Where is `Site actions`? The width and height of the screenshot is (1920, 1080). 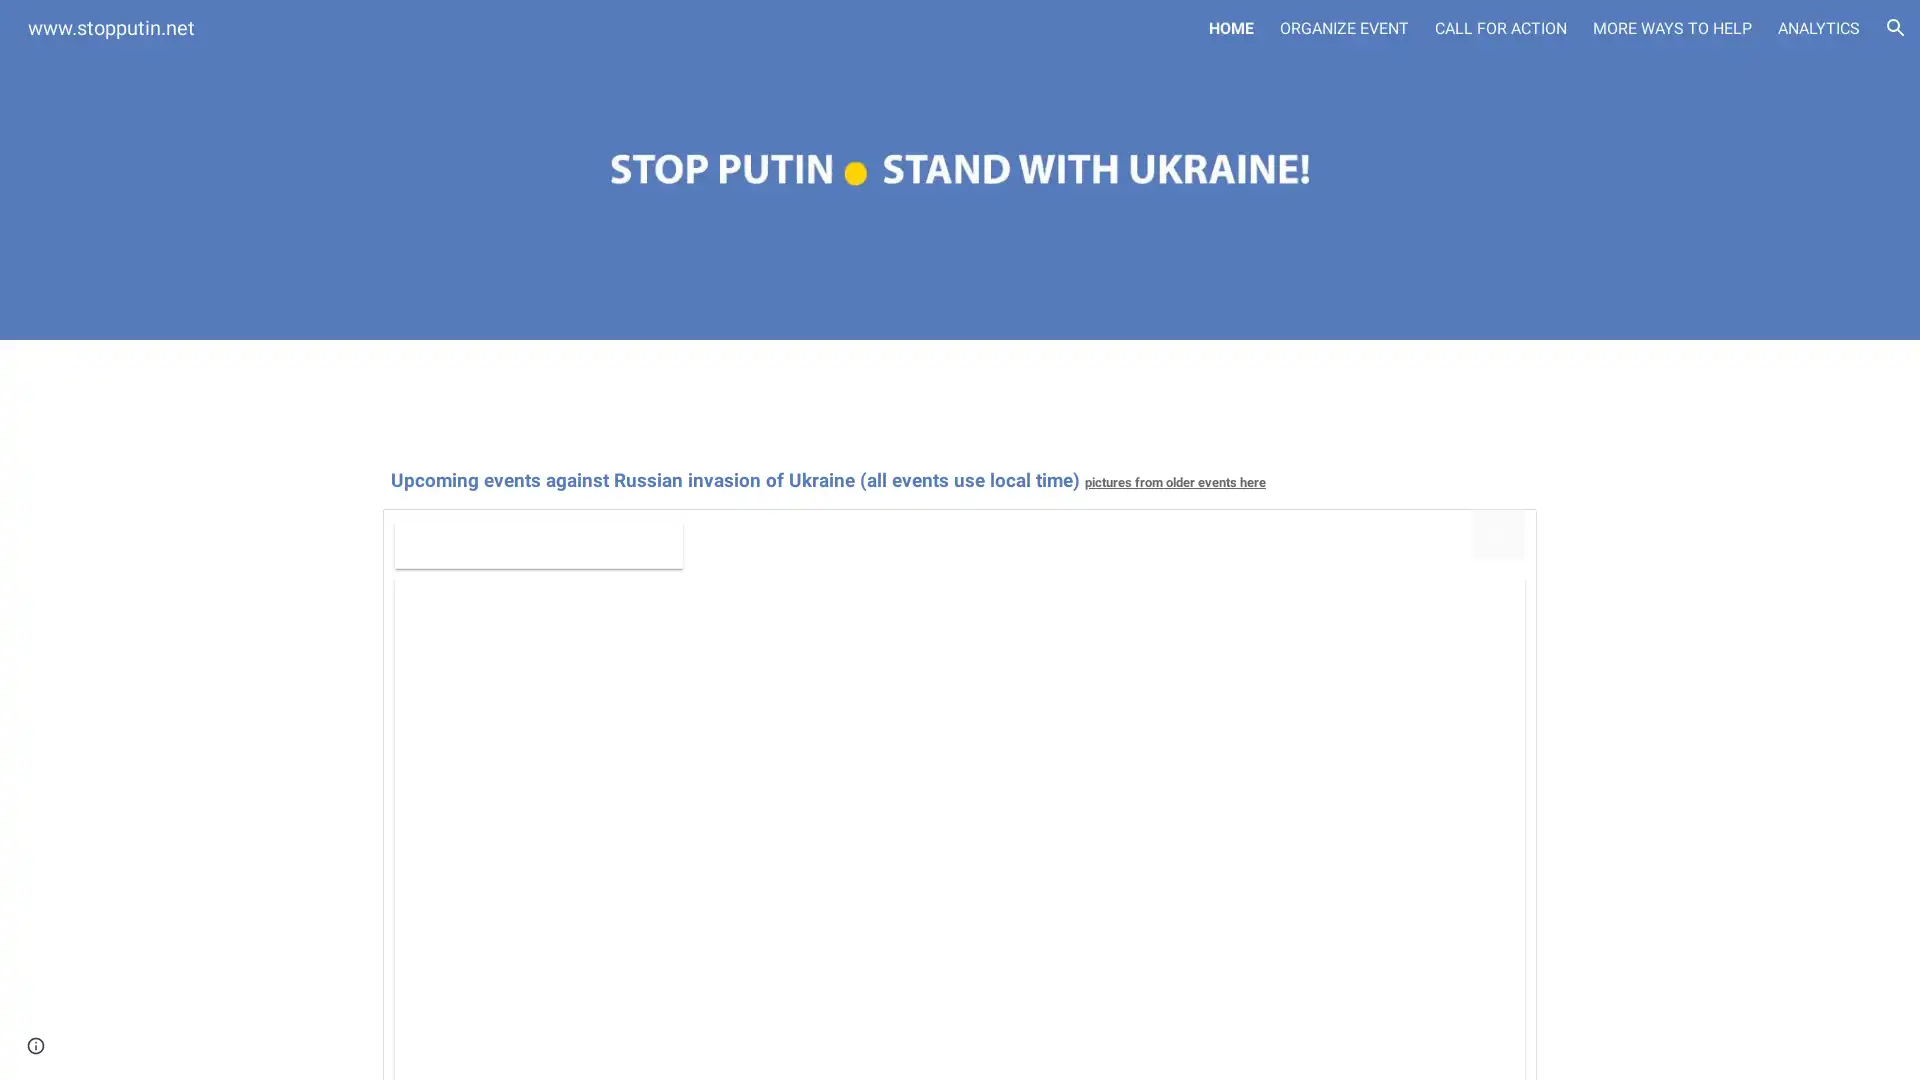 Site actions is located at coordinates (35, 1044).